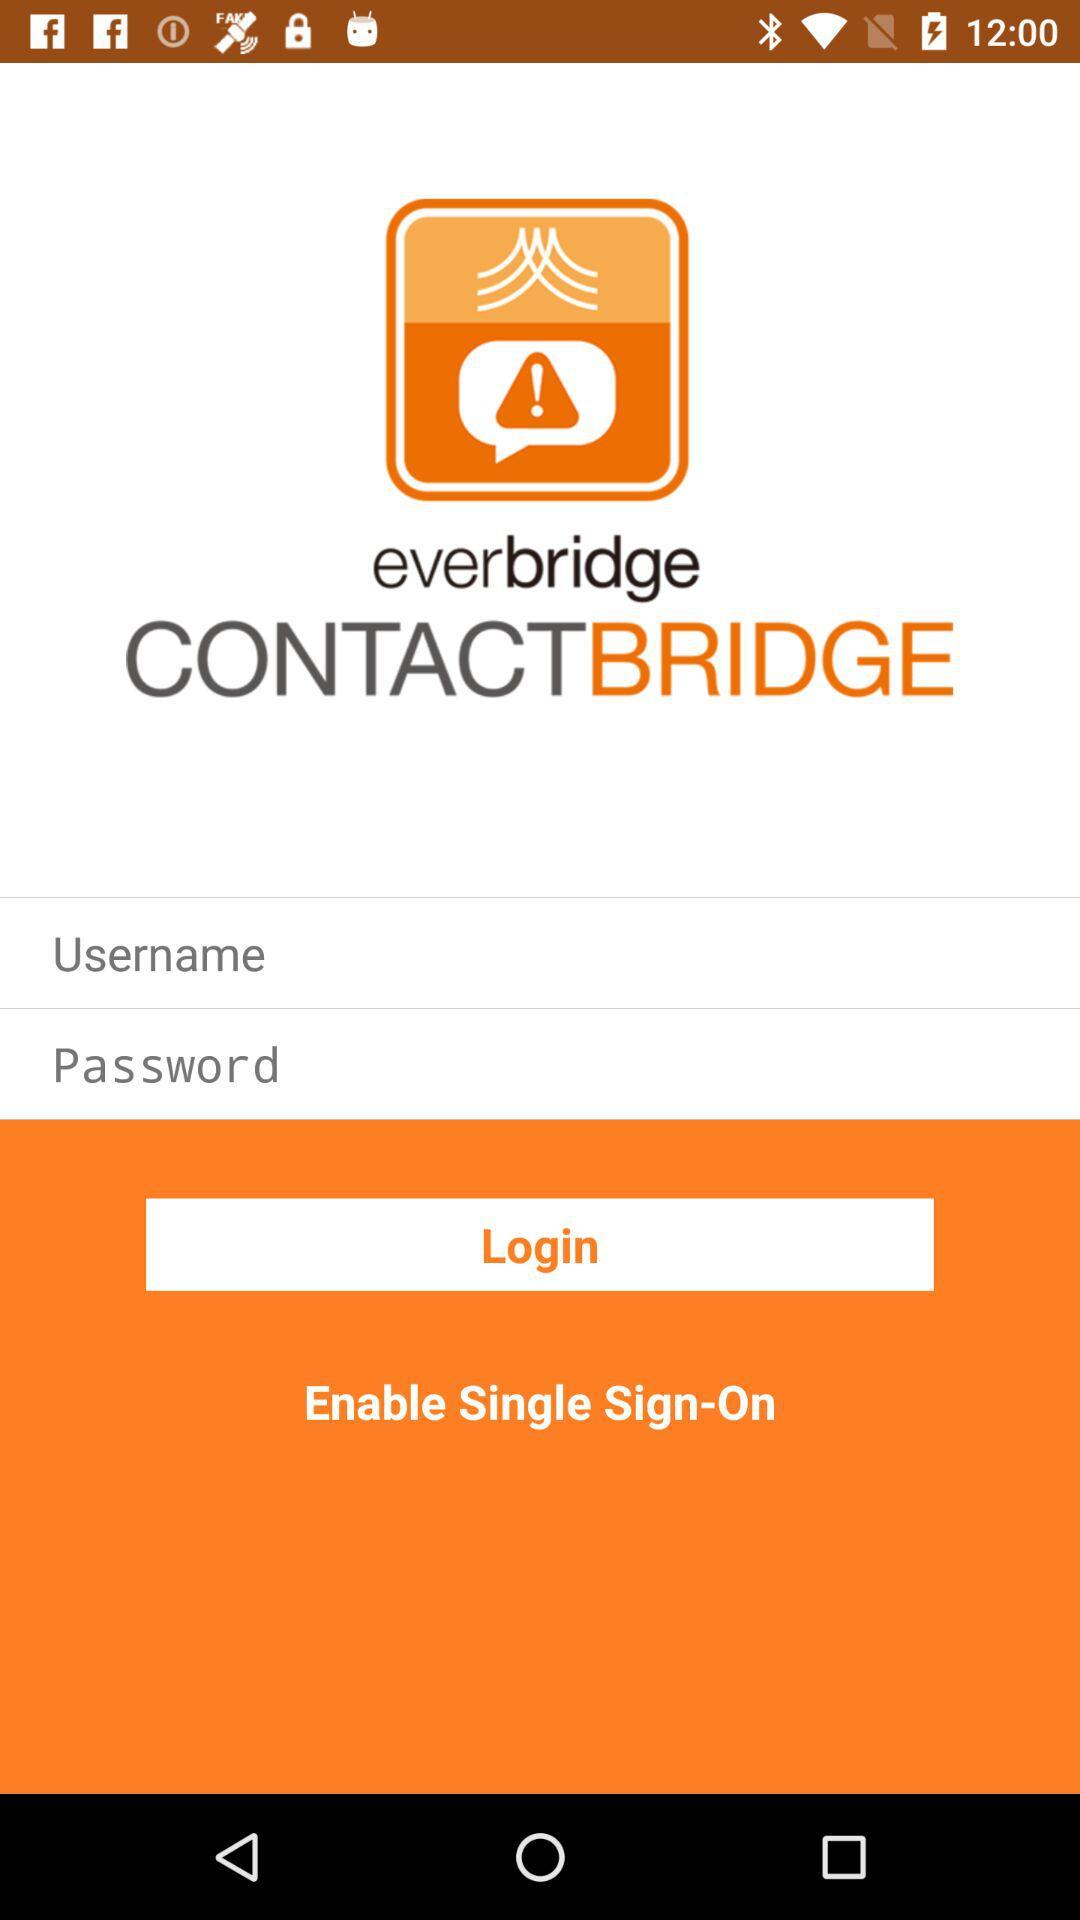  Describe the element at coordinates (540, 1243) in the screenshot. I see `the login` at that location.